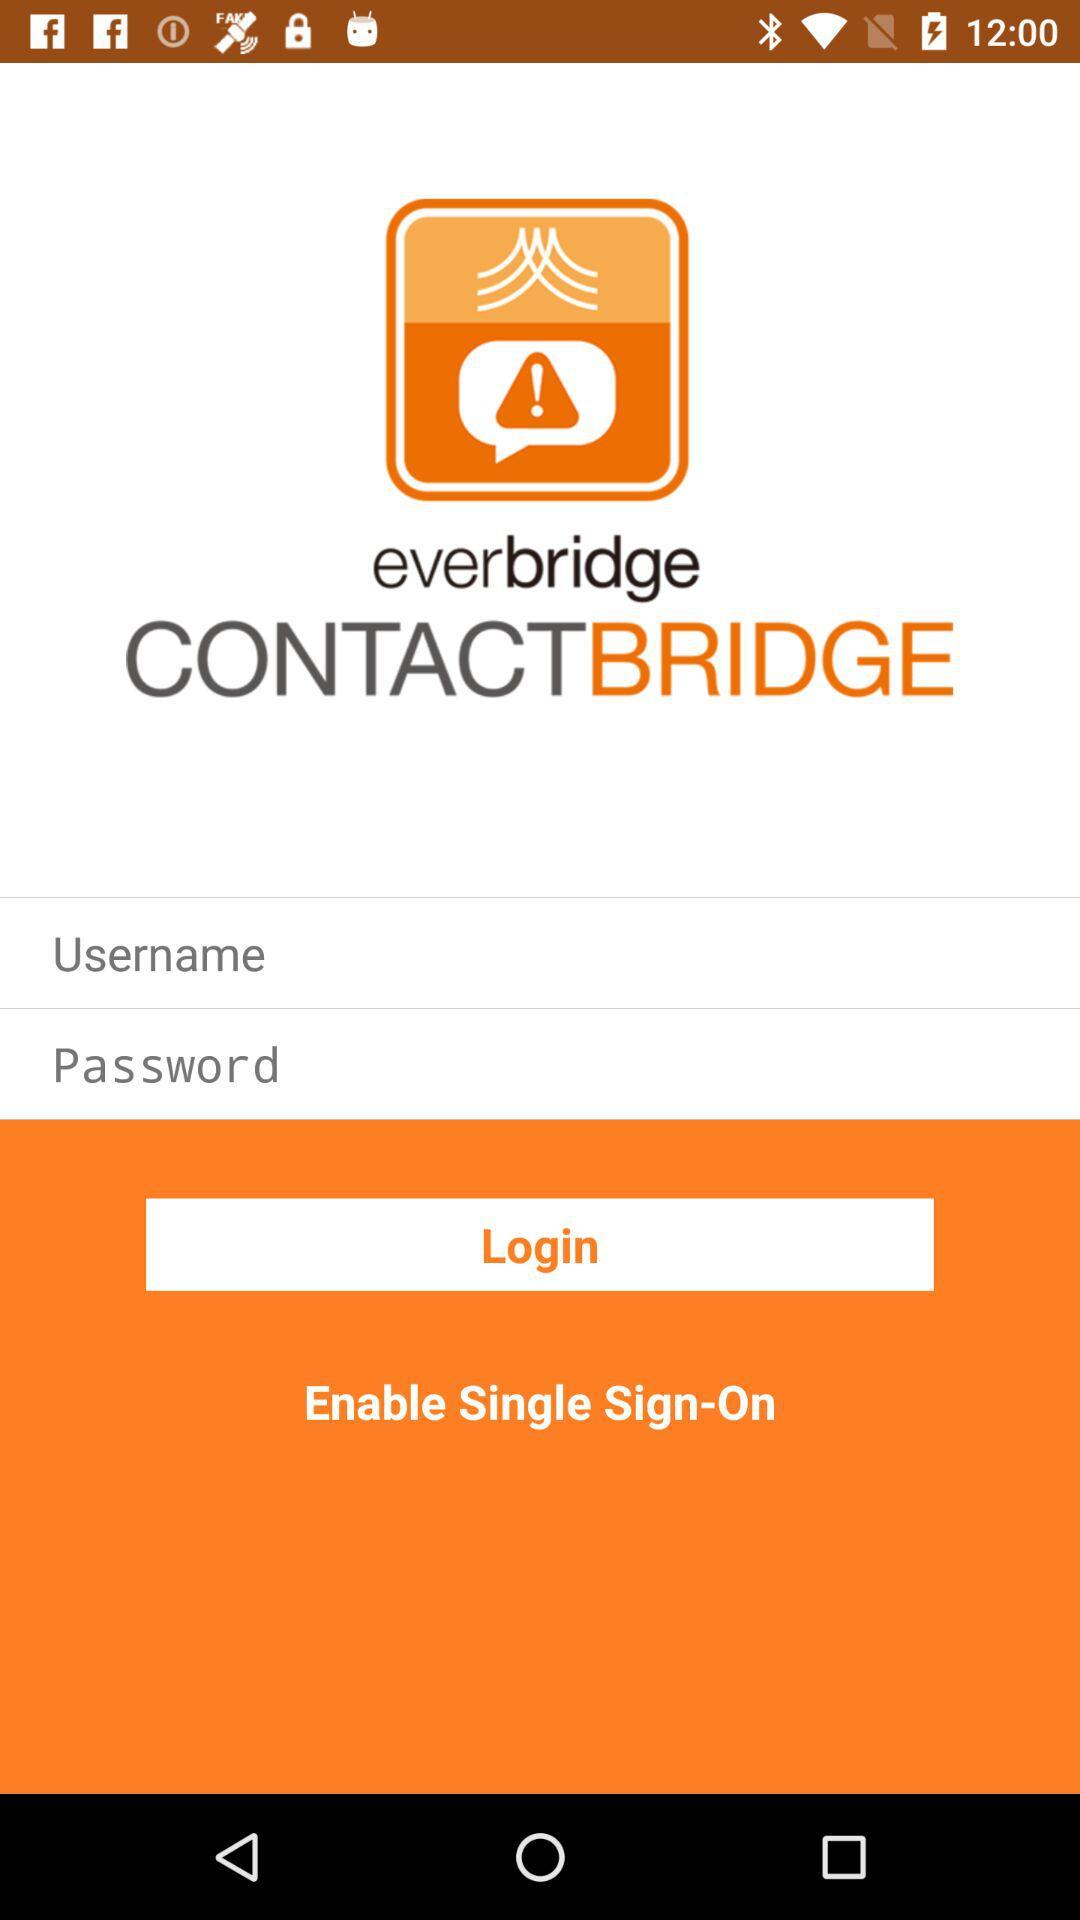  Describe the element at coordinates (540, 1243) in the screenshot. I see `the login` at that location.